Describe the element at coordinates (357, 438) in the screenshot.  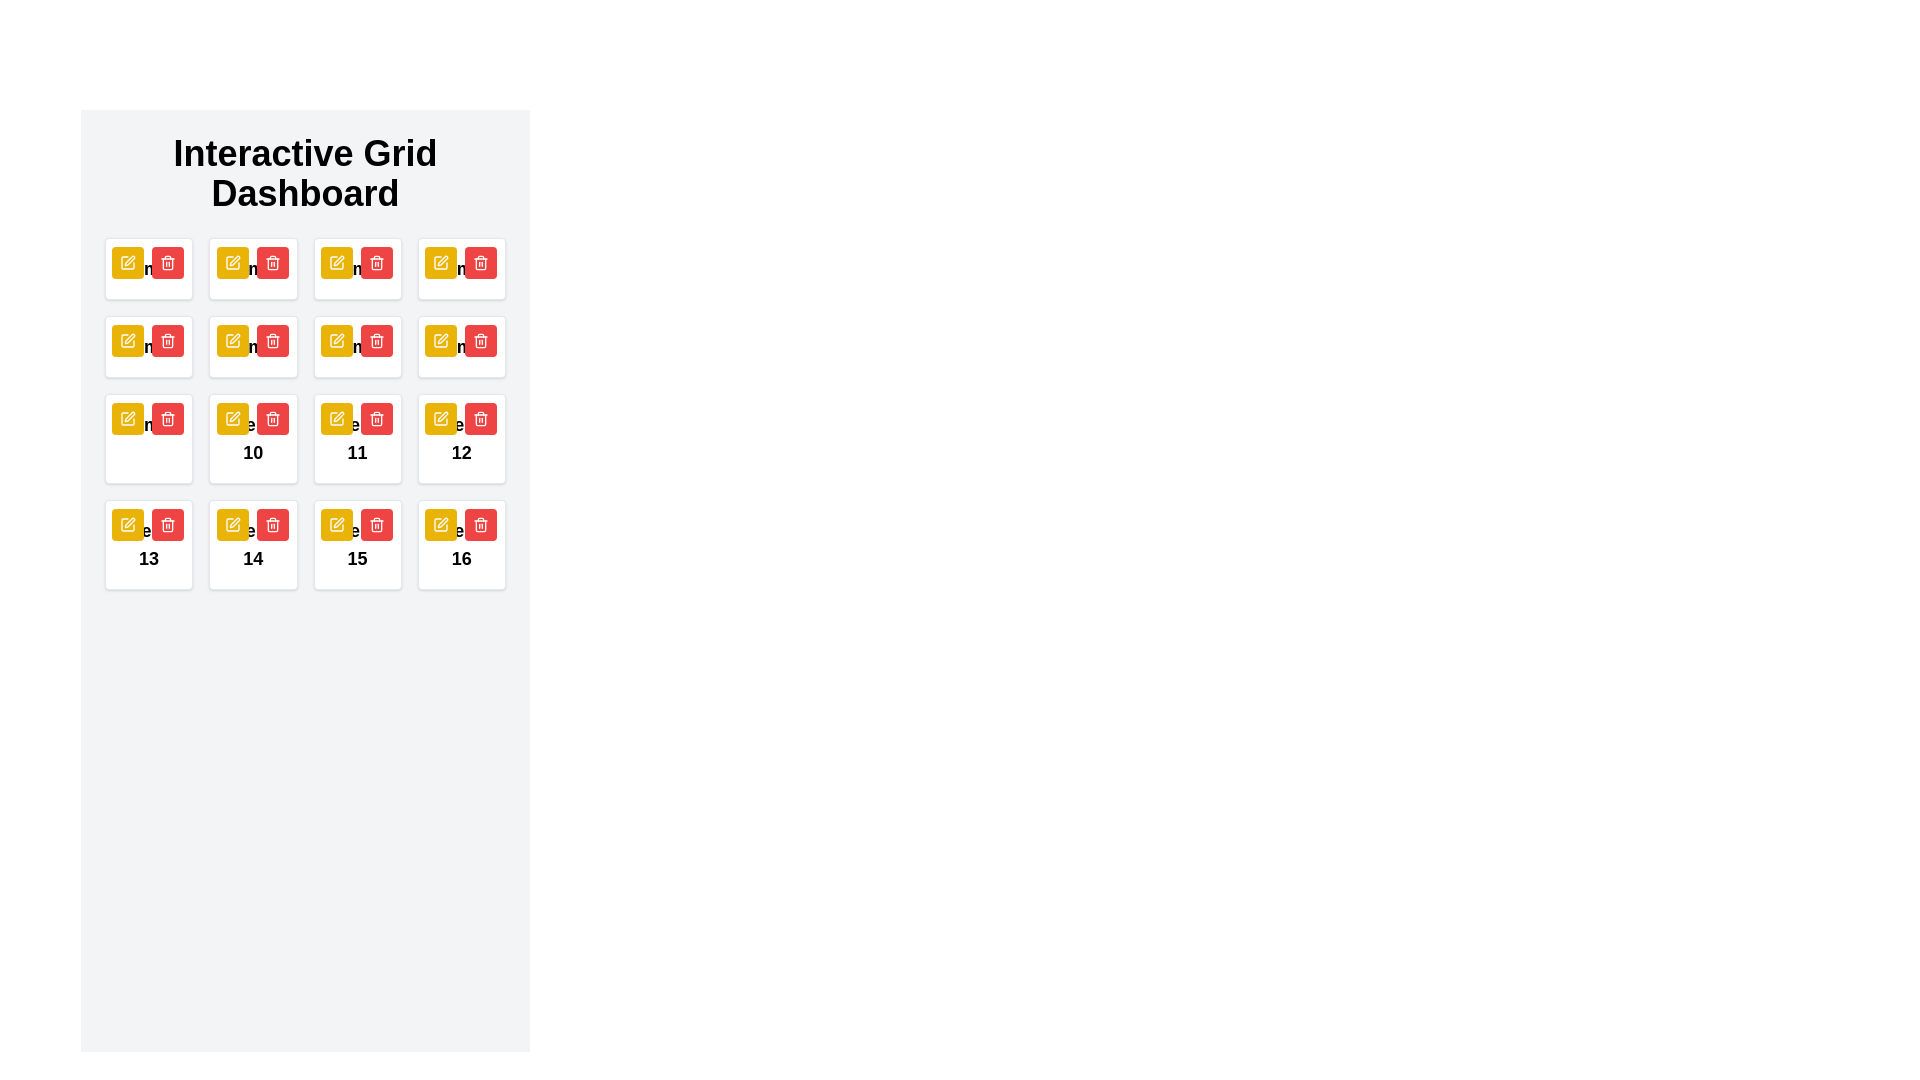
I see `the text label identifying Item 11, which is located in the third row and third column of the grid layout` at that location.